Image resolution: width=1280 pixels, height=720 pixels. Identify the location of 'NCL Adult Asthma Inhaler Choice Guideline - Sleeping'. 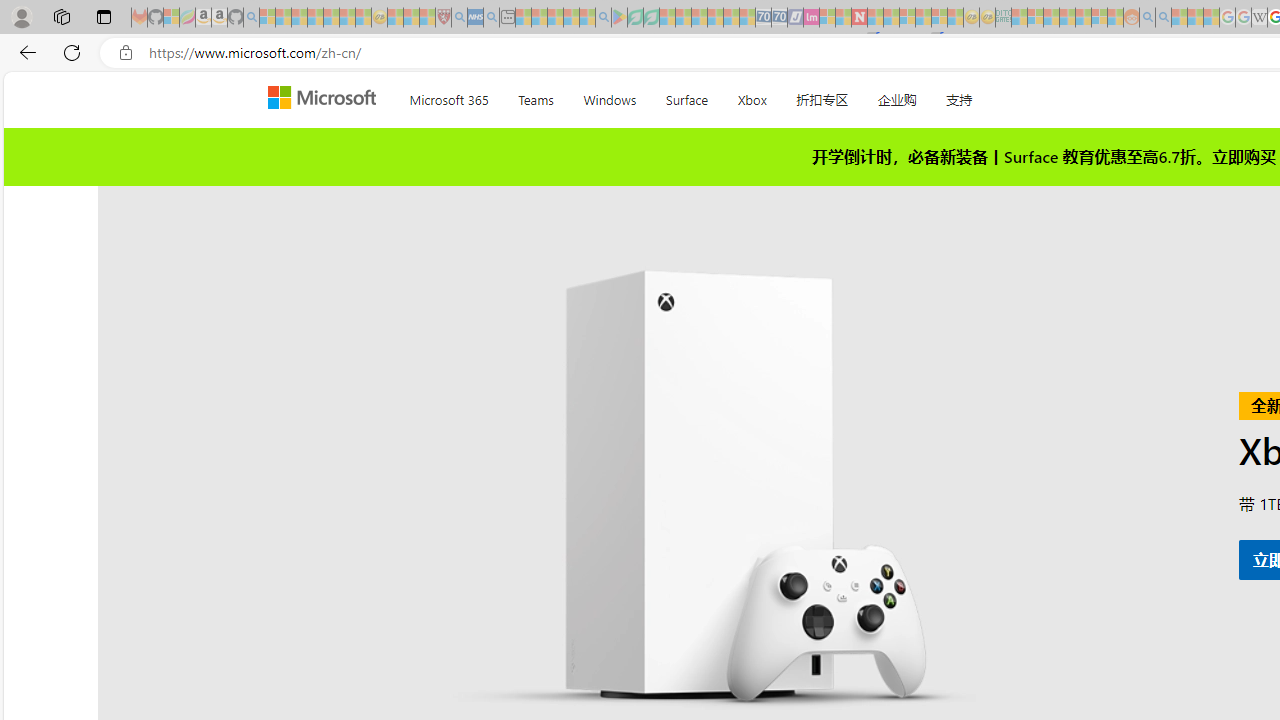
(474, 17).